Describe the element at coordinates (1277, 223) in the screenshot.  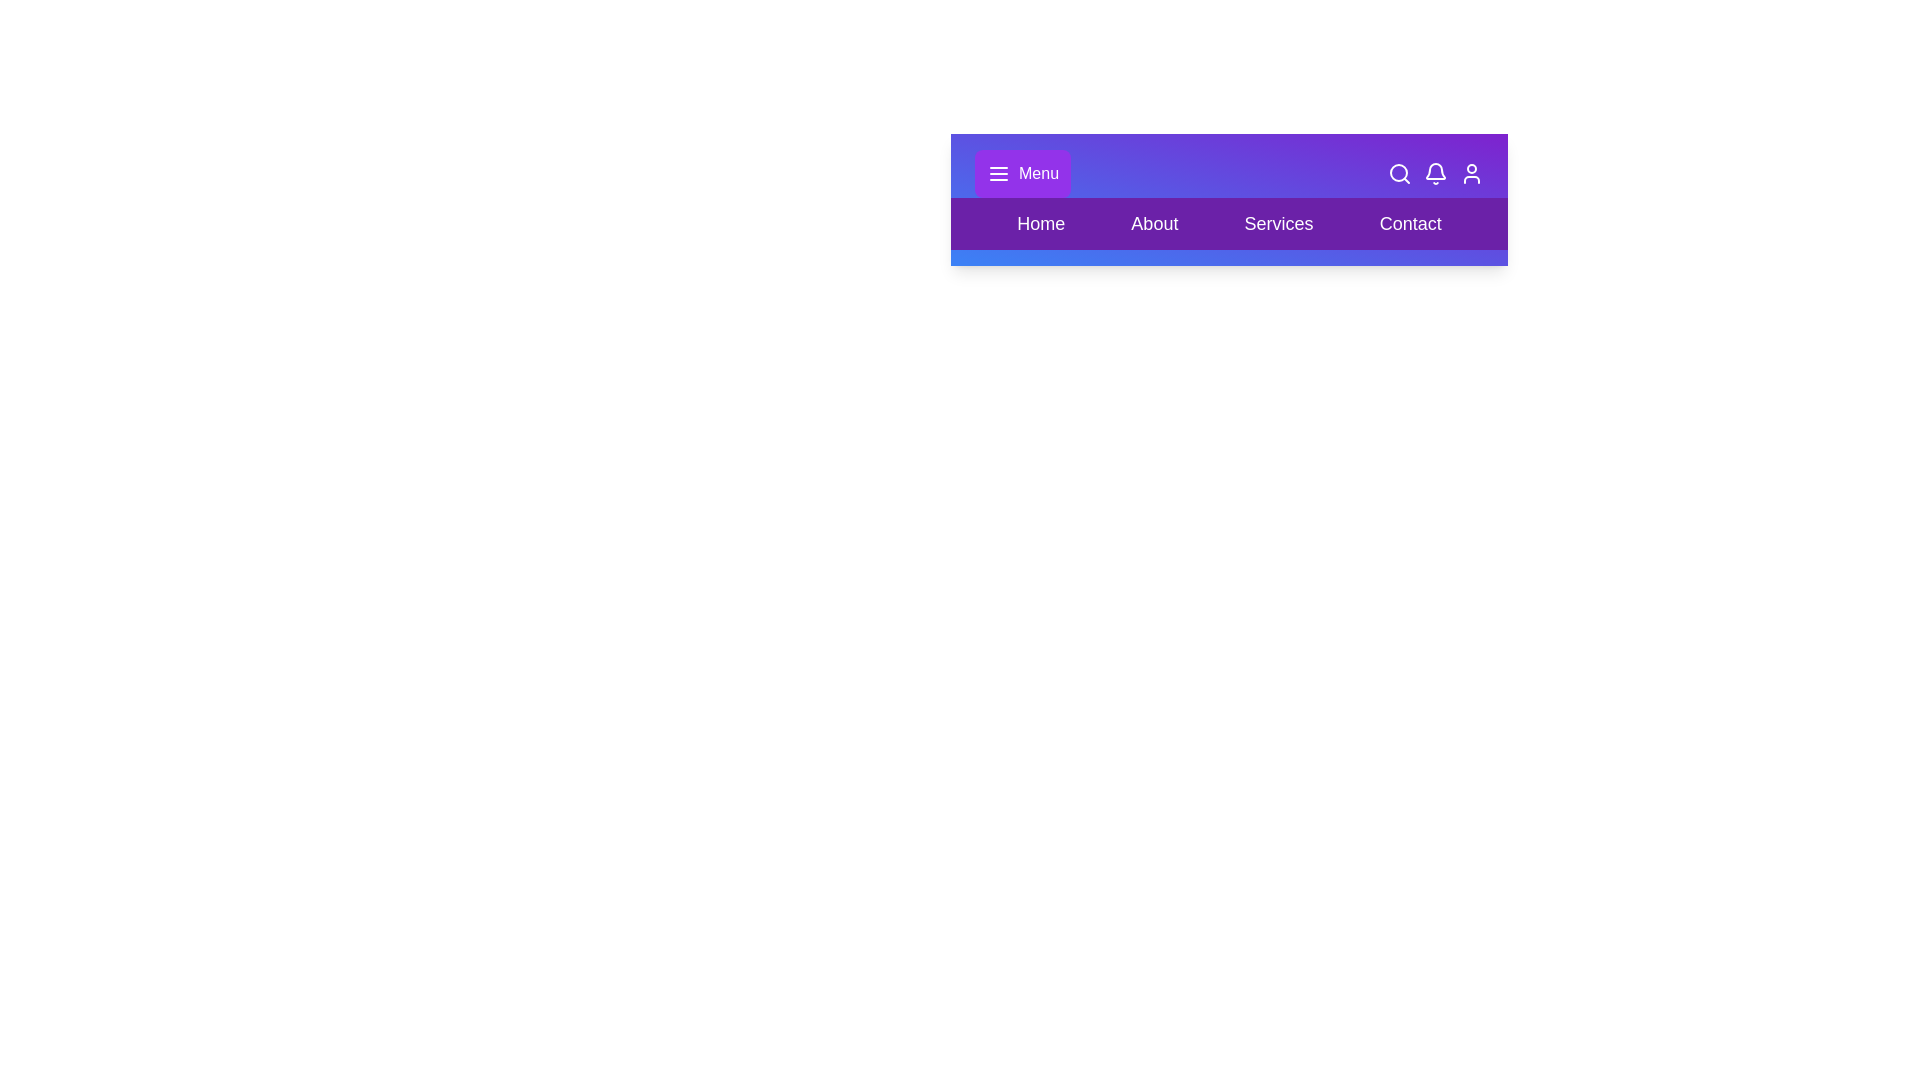
I see `the element Services to highlight it` at that location.